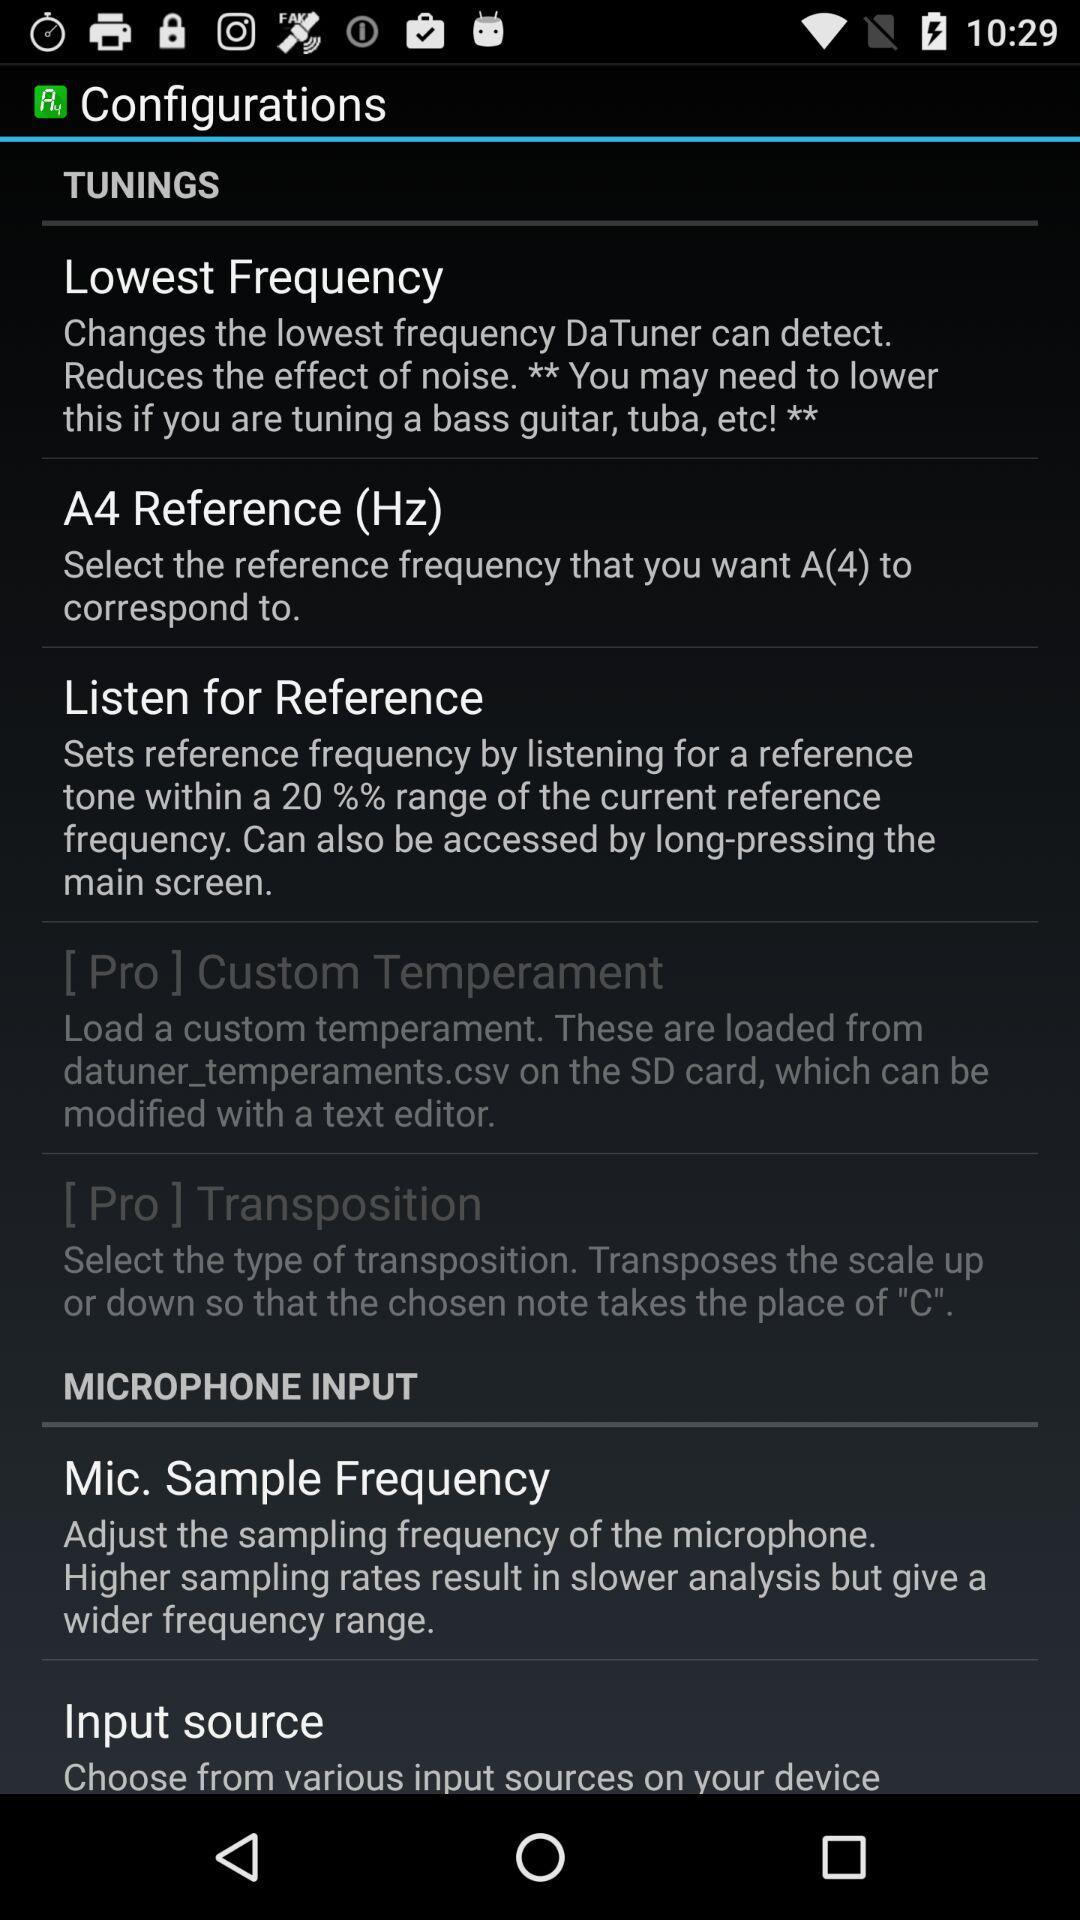  What do you see at coordinates (525, 374) in the screenshot?
I see `the changes the lowest` at bounding box center [525, 374].